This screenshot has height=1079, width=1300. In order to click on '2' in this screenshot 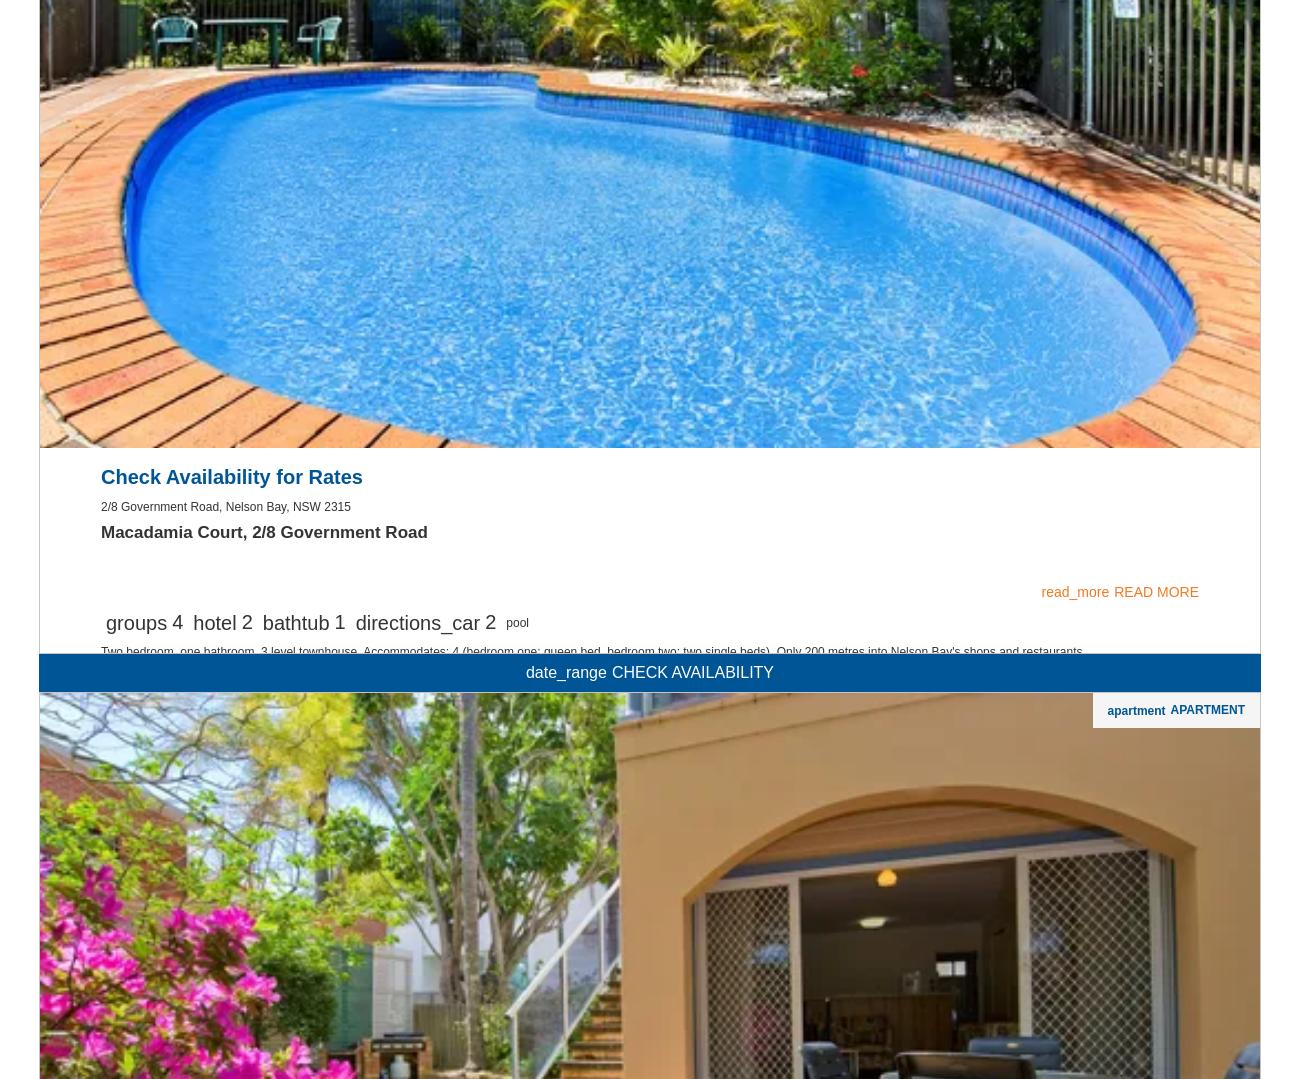, I will do `click(245, 876)`.